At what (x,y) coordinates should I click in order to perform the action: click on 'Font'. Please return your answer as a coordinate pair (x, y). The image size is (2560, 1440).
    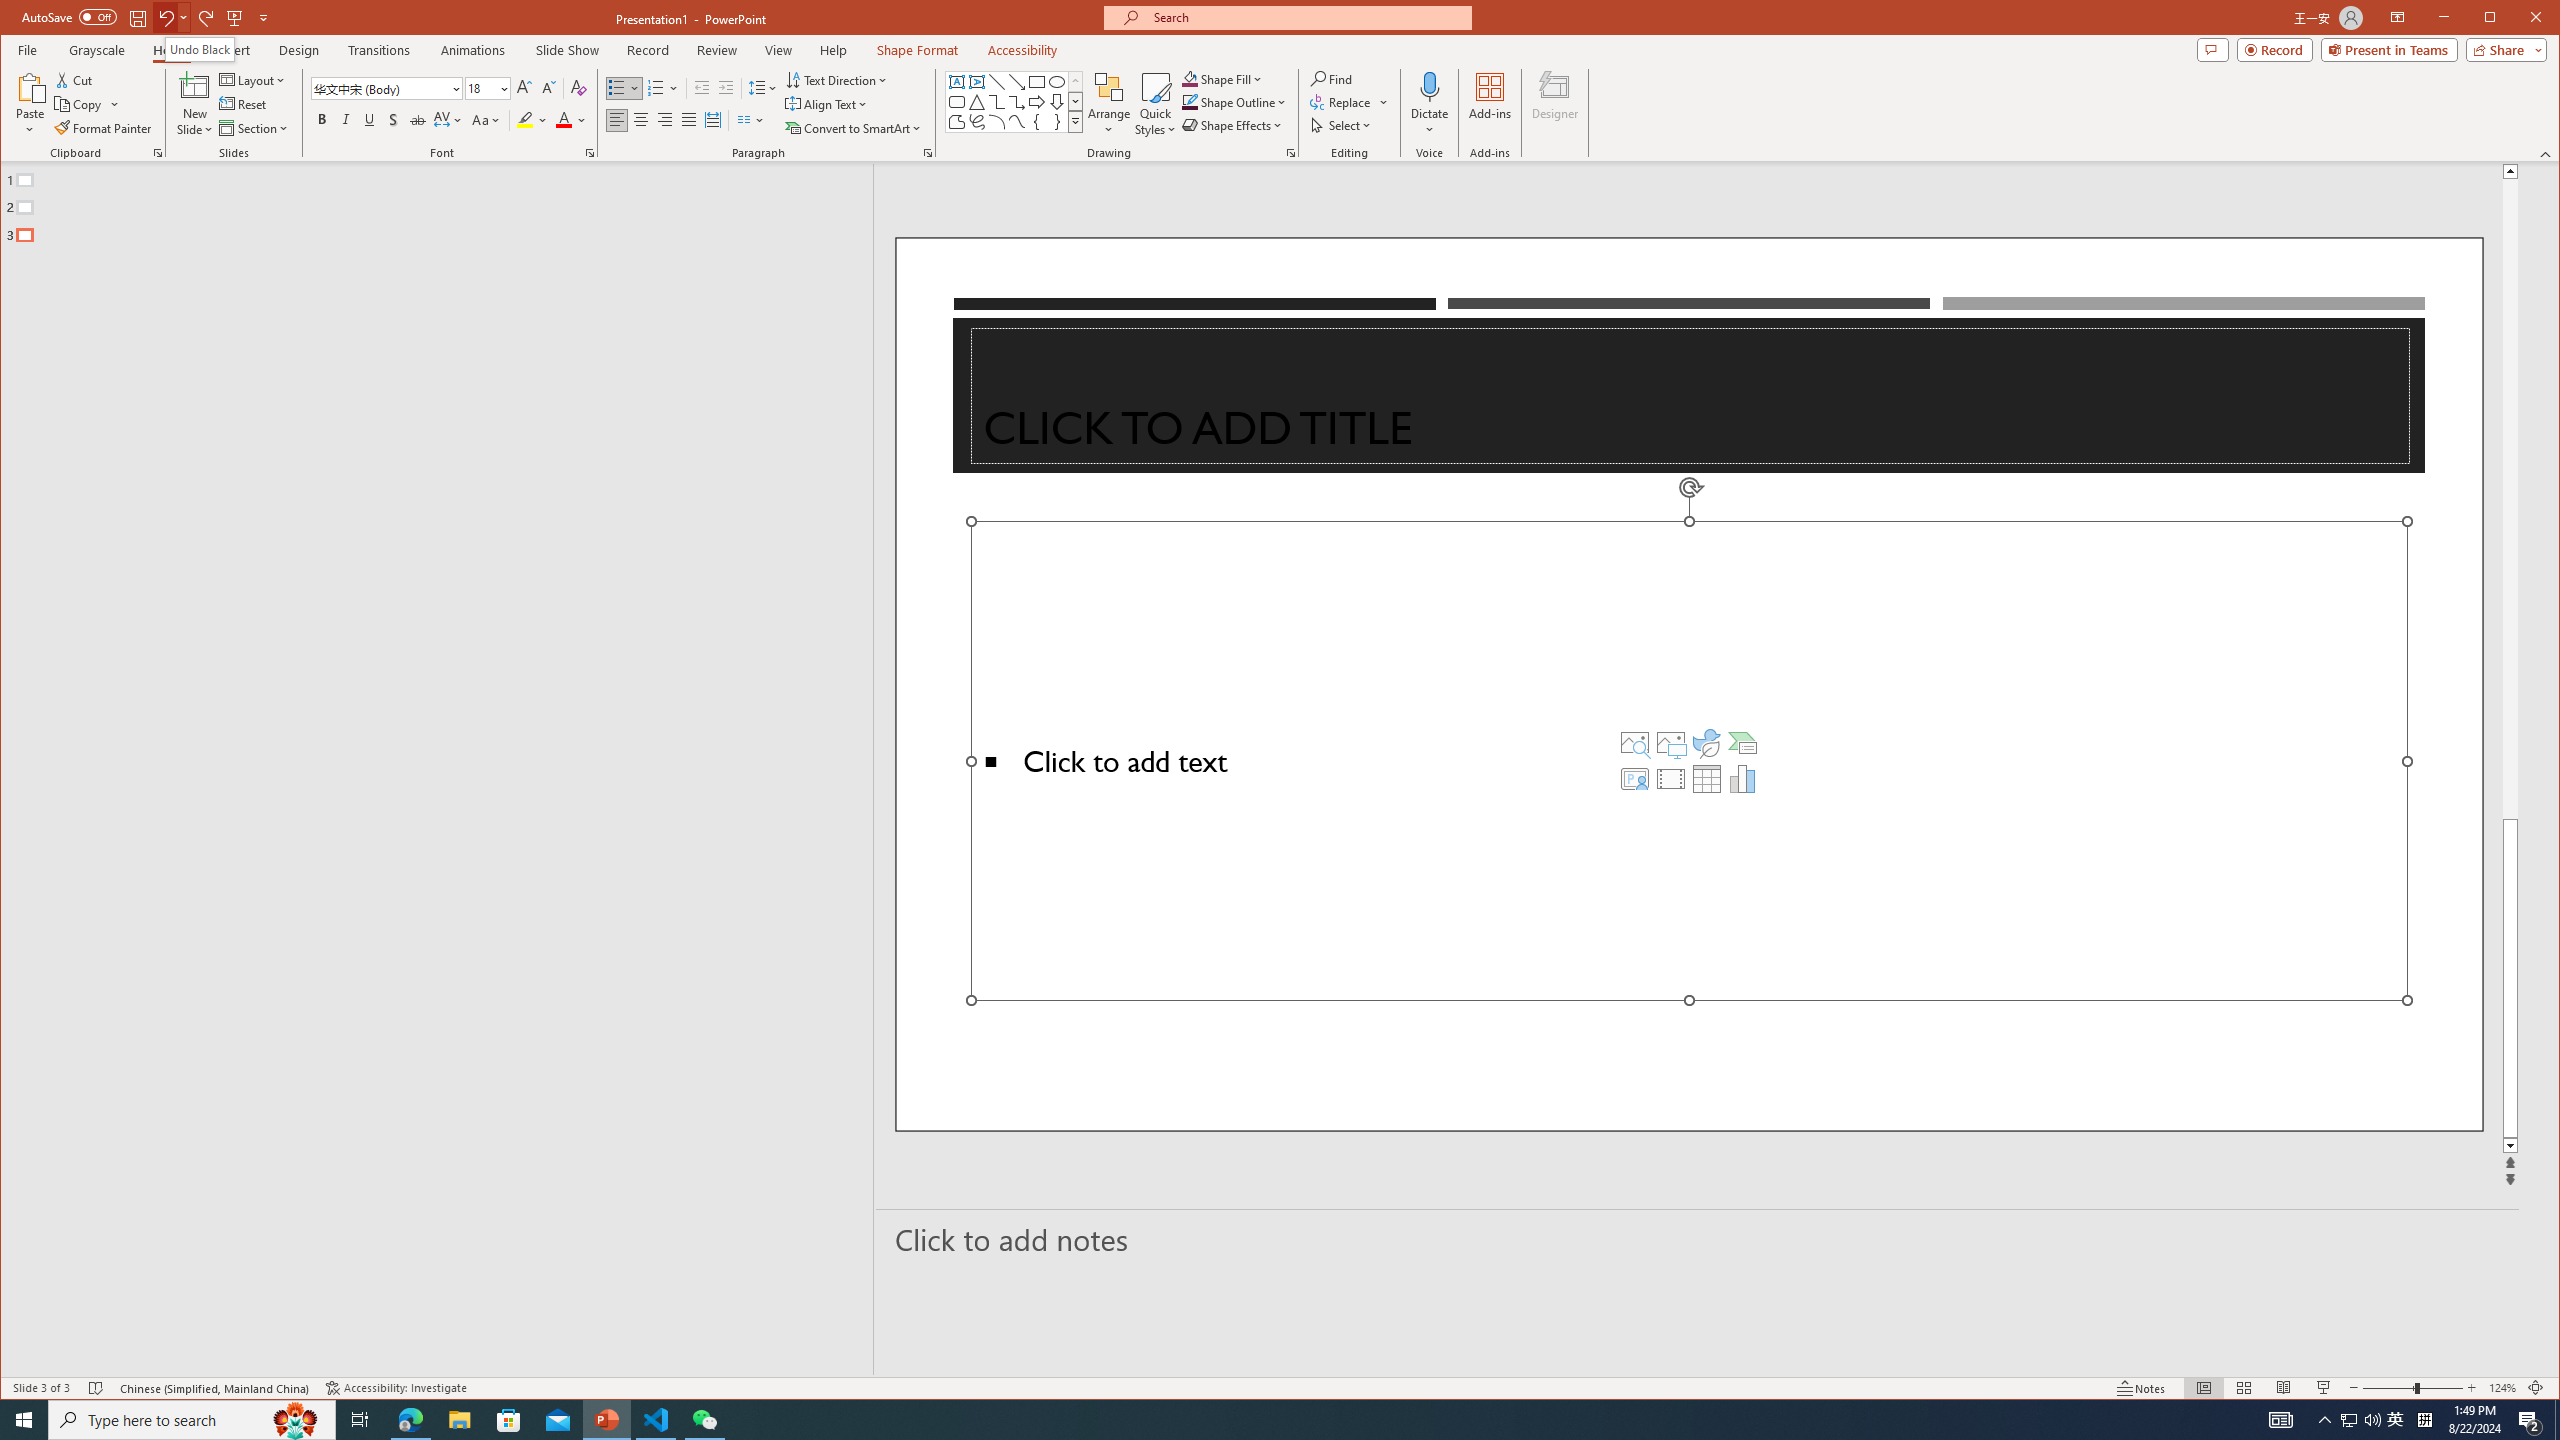
    Looking at the image, I should click on (379, 88).